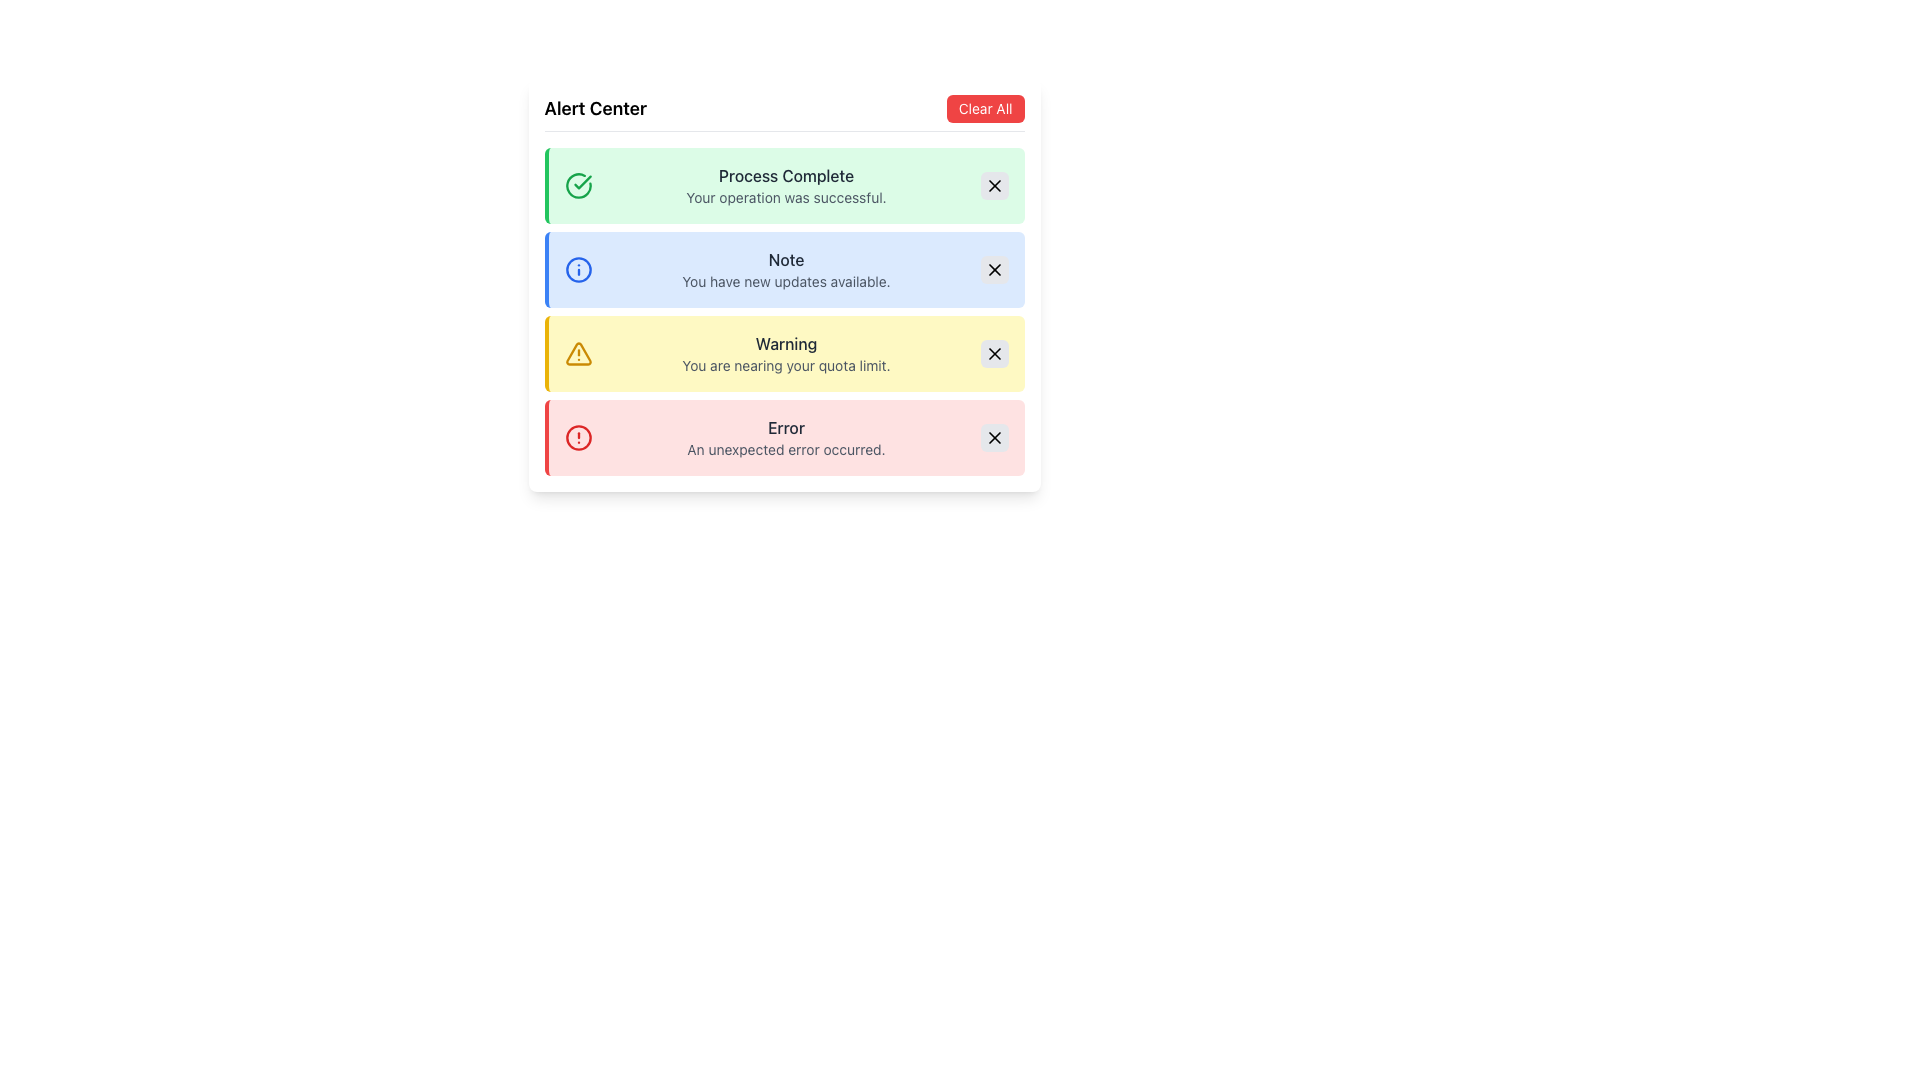 This screenshot has width=1920, height=1080. I want to click on the small square button with rounded edges and an 'X' icon located on the far right of the blue notification bar labeled 'Note', so click(994, 270).